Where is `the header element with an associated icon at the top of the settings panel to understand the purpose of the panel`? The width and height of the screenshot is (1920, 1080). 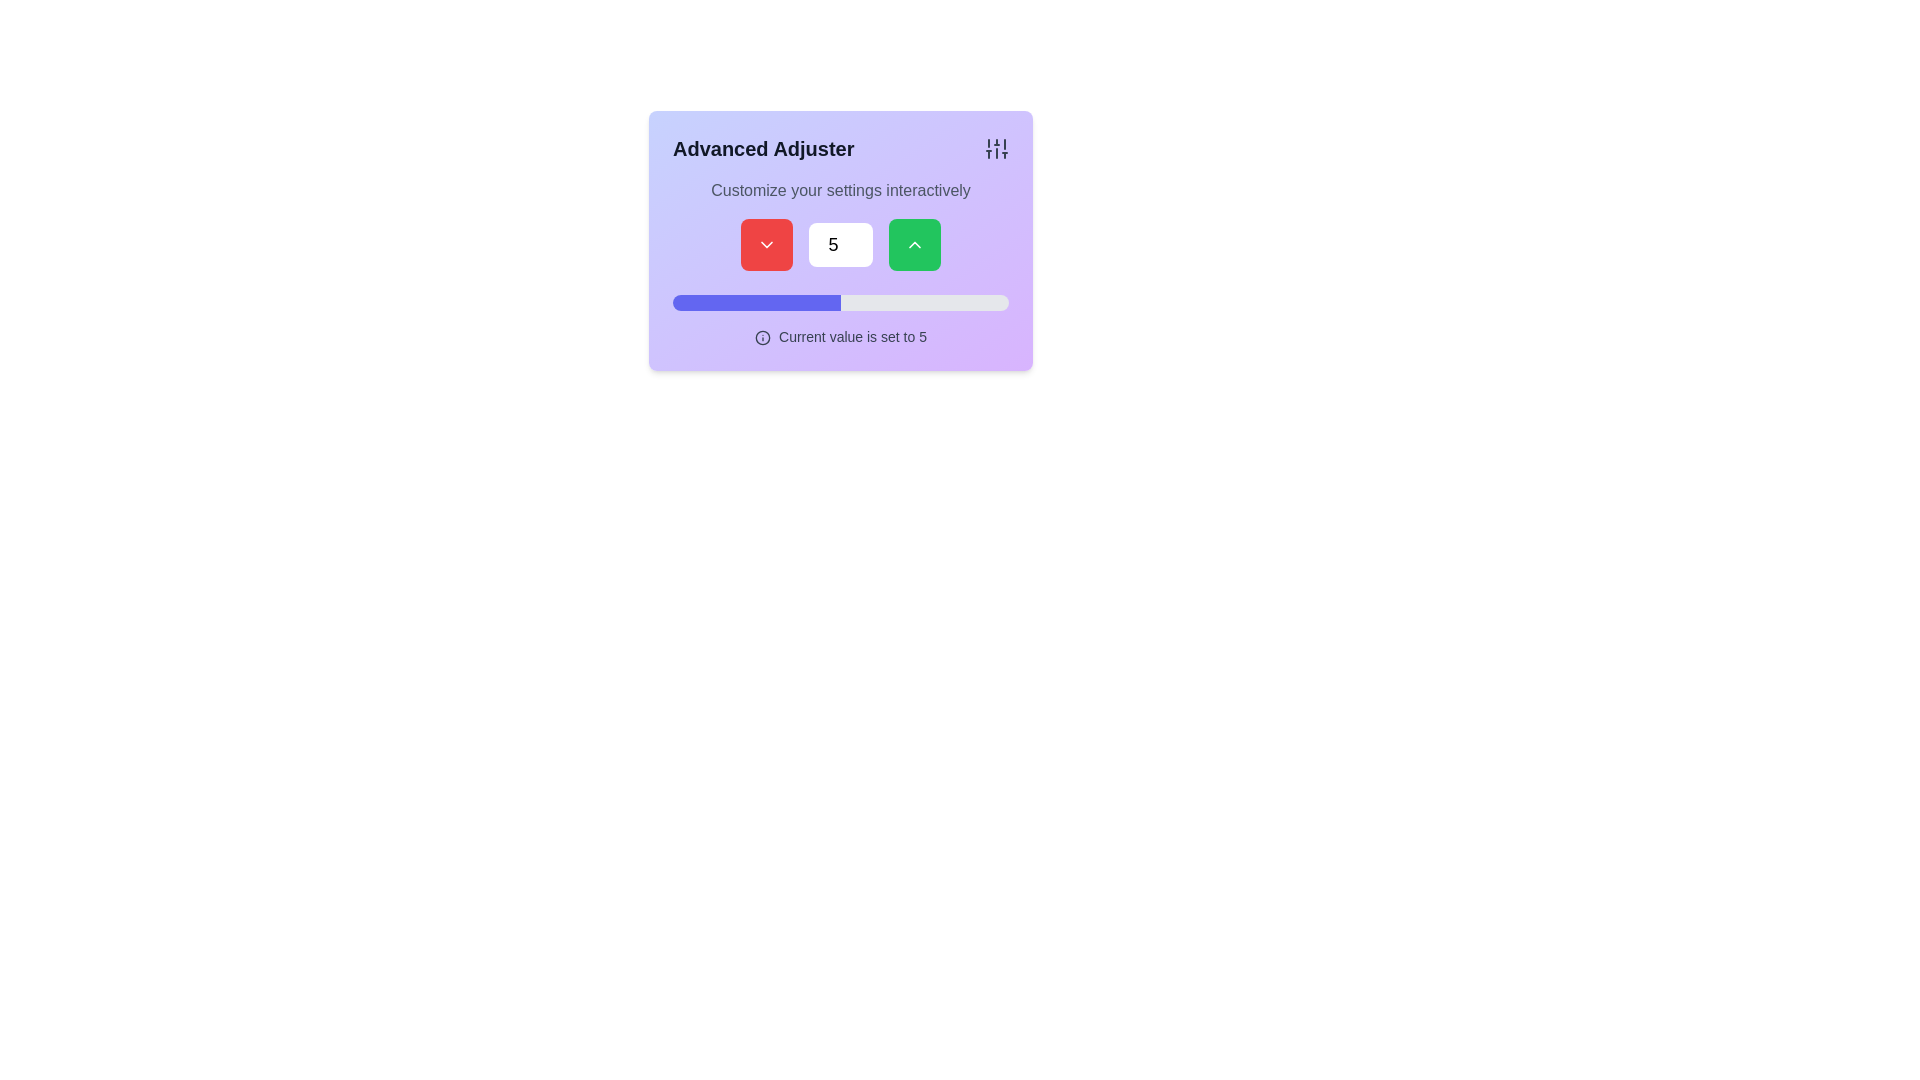 the header element with an associated icon at the top of the settings panel to understand the purpose of the panel is located at coordinates (840, 148).